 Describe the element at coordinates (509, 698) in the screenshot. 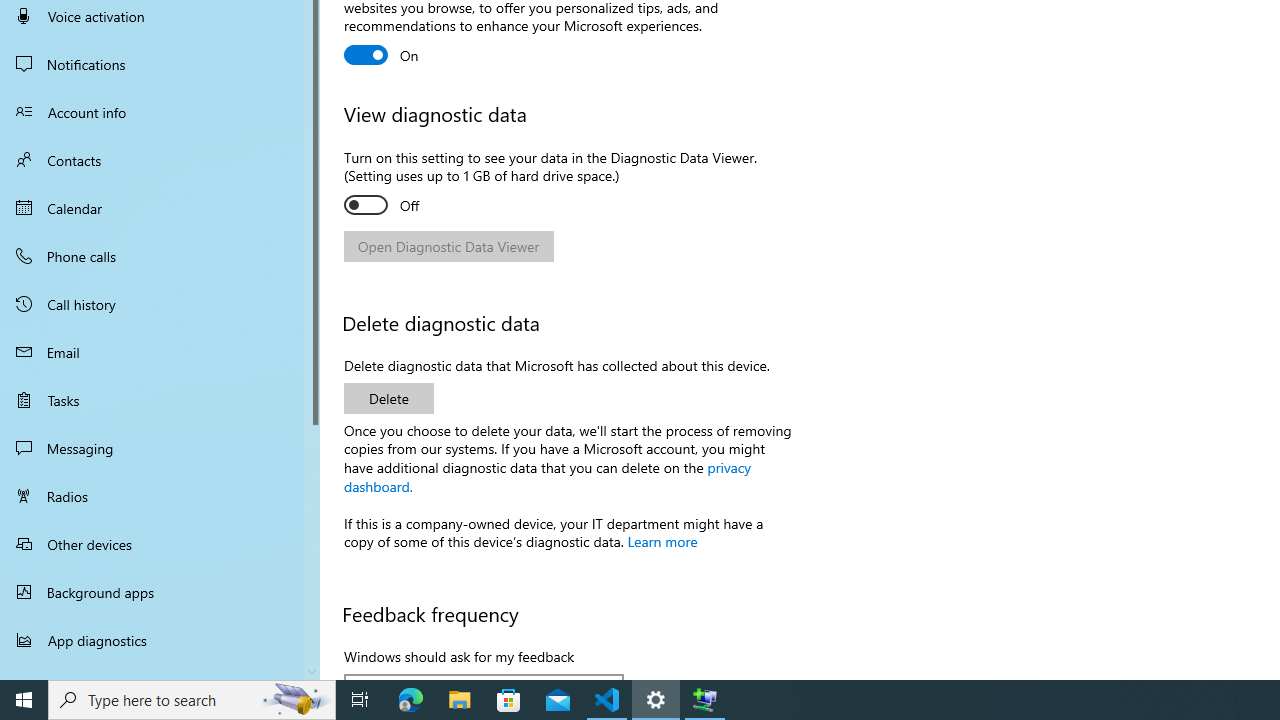

I see `'Microsoft Store'` at that location.